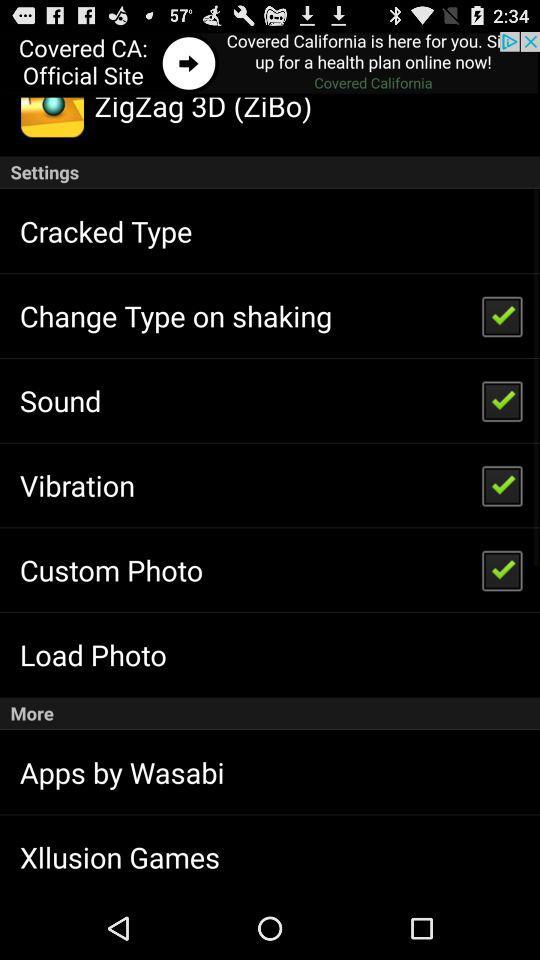 This screenshot has width=540, height=960. What do you see at coordinates (270, 64) in the screenshot?
I see `advertainment` at bounding box center [270, 64].